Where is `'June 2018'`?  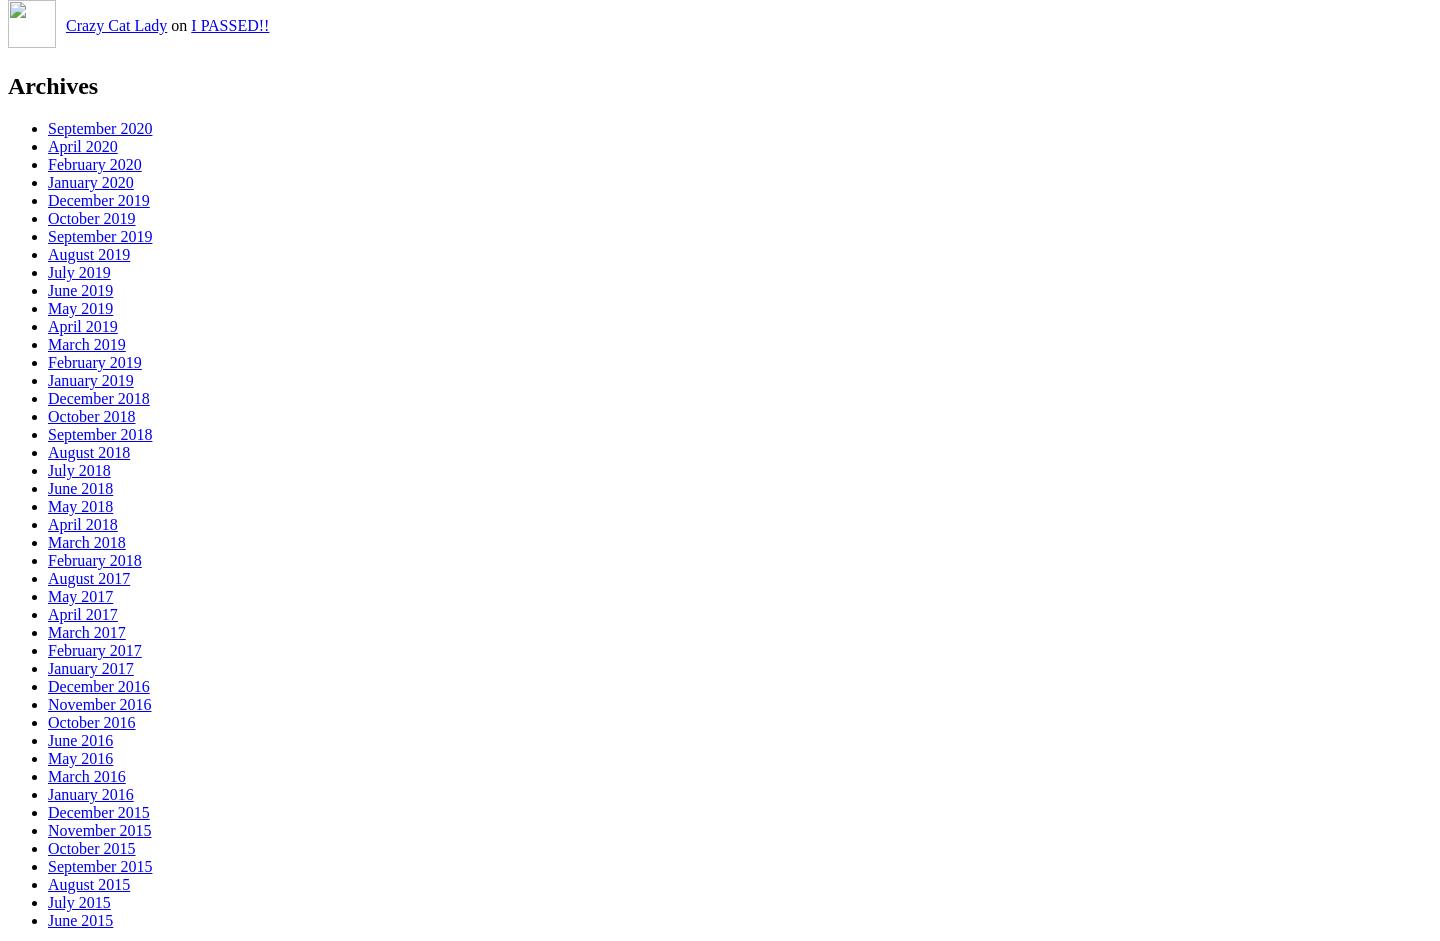
'June 2018' is located at coordinates (80, 487).